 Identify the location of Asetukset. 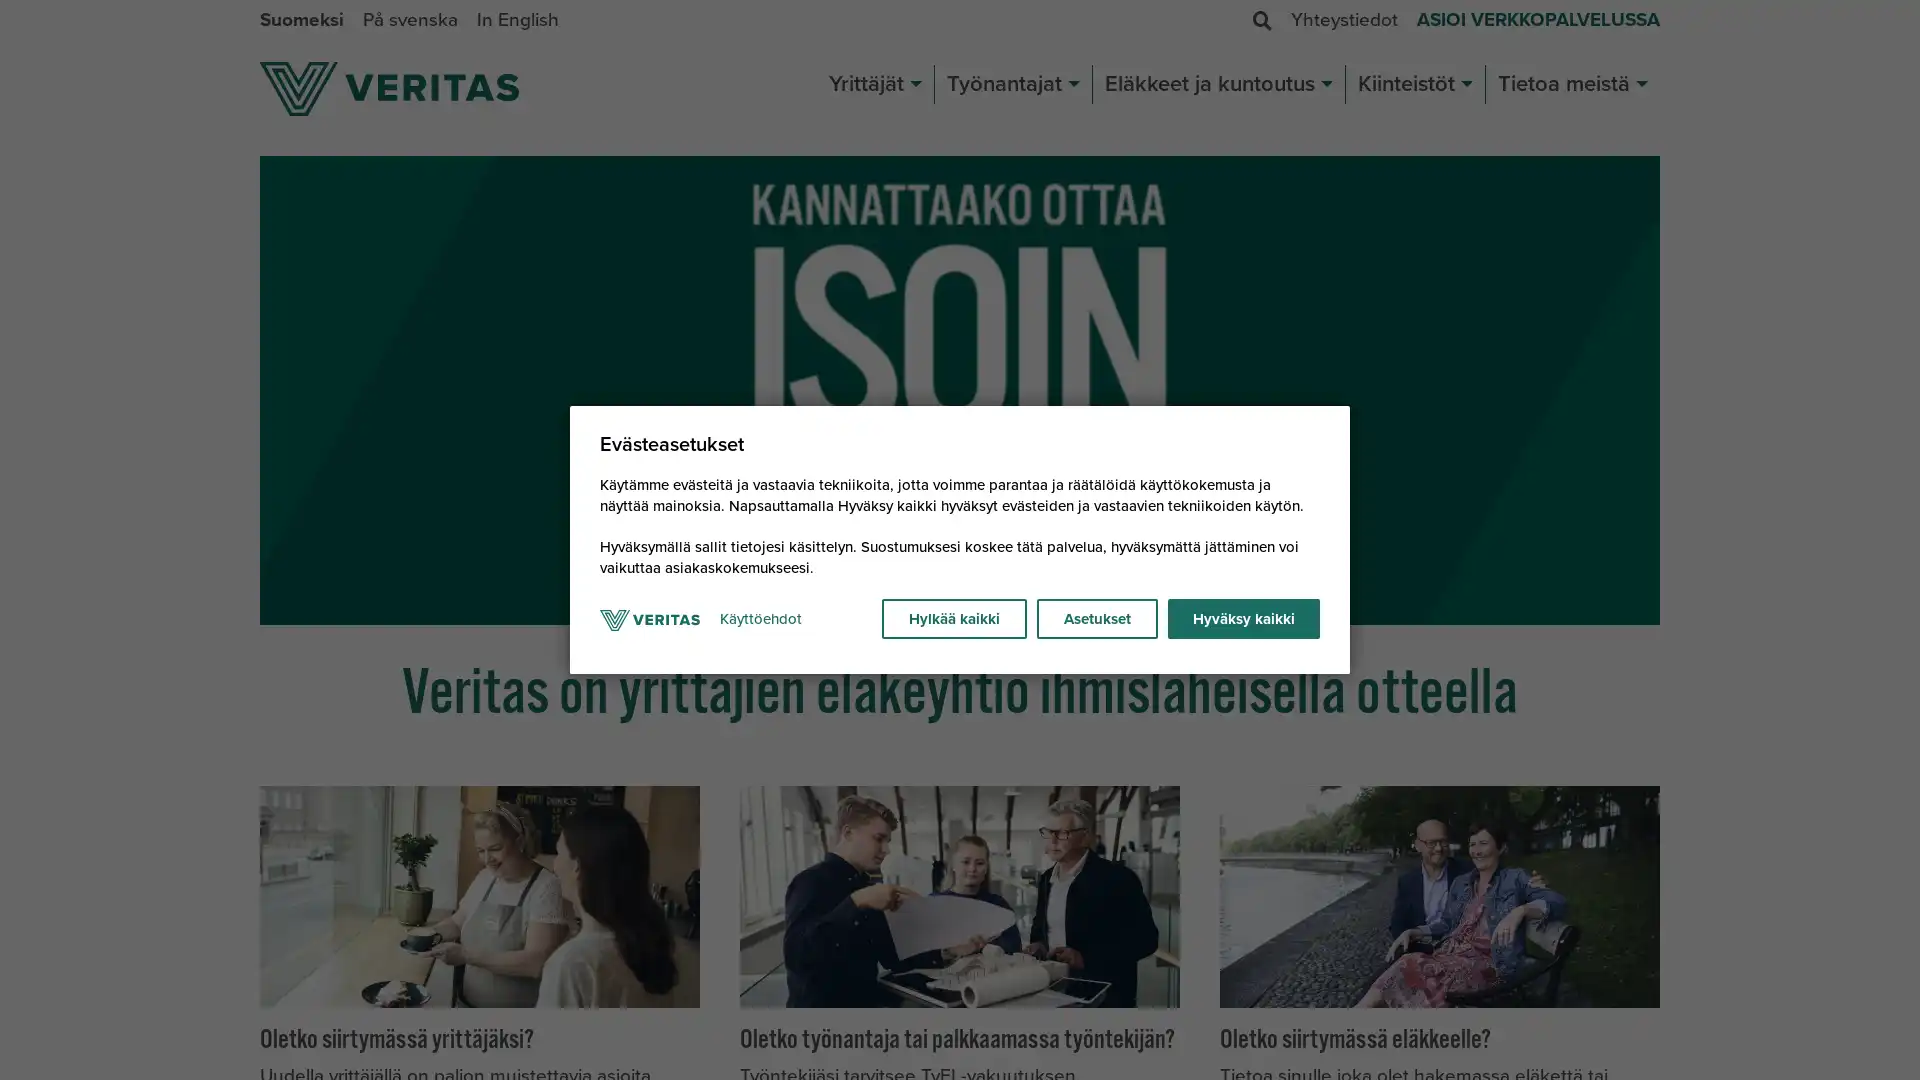
(1096, 617).